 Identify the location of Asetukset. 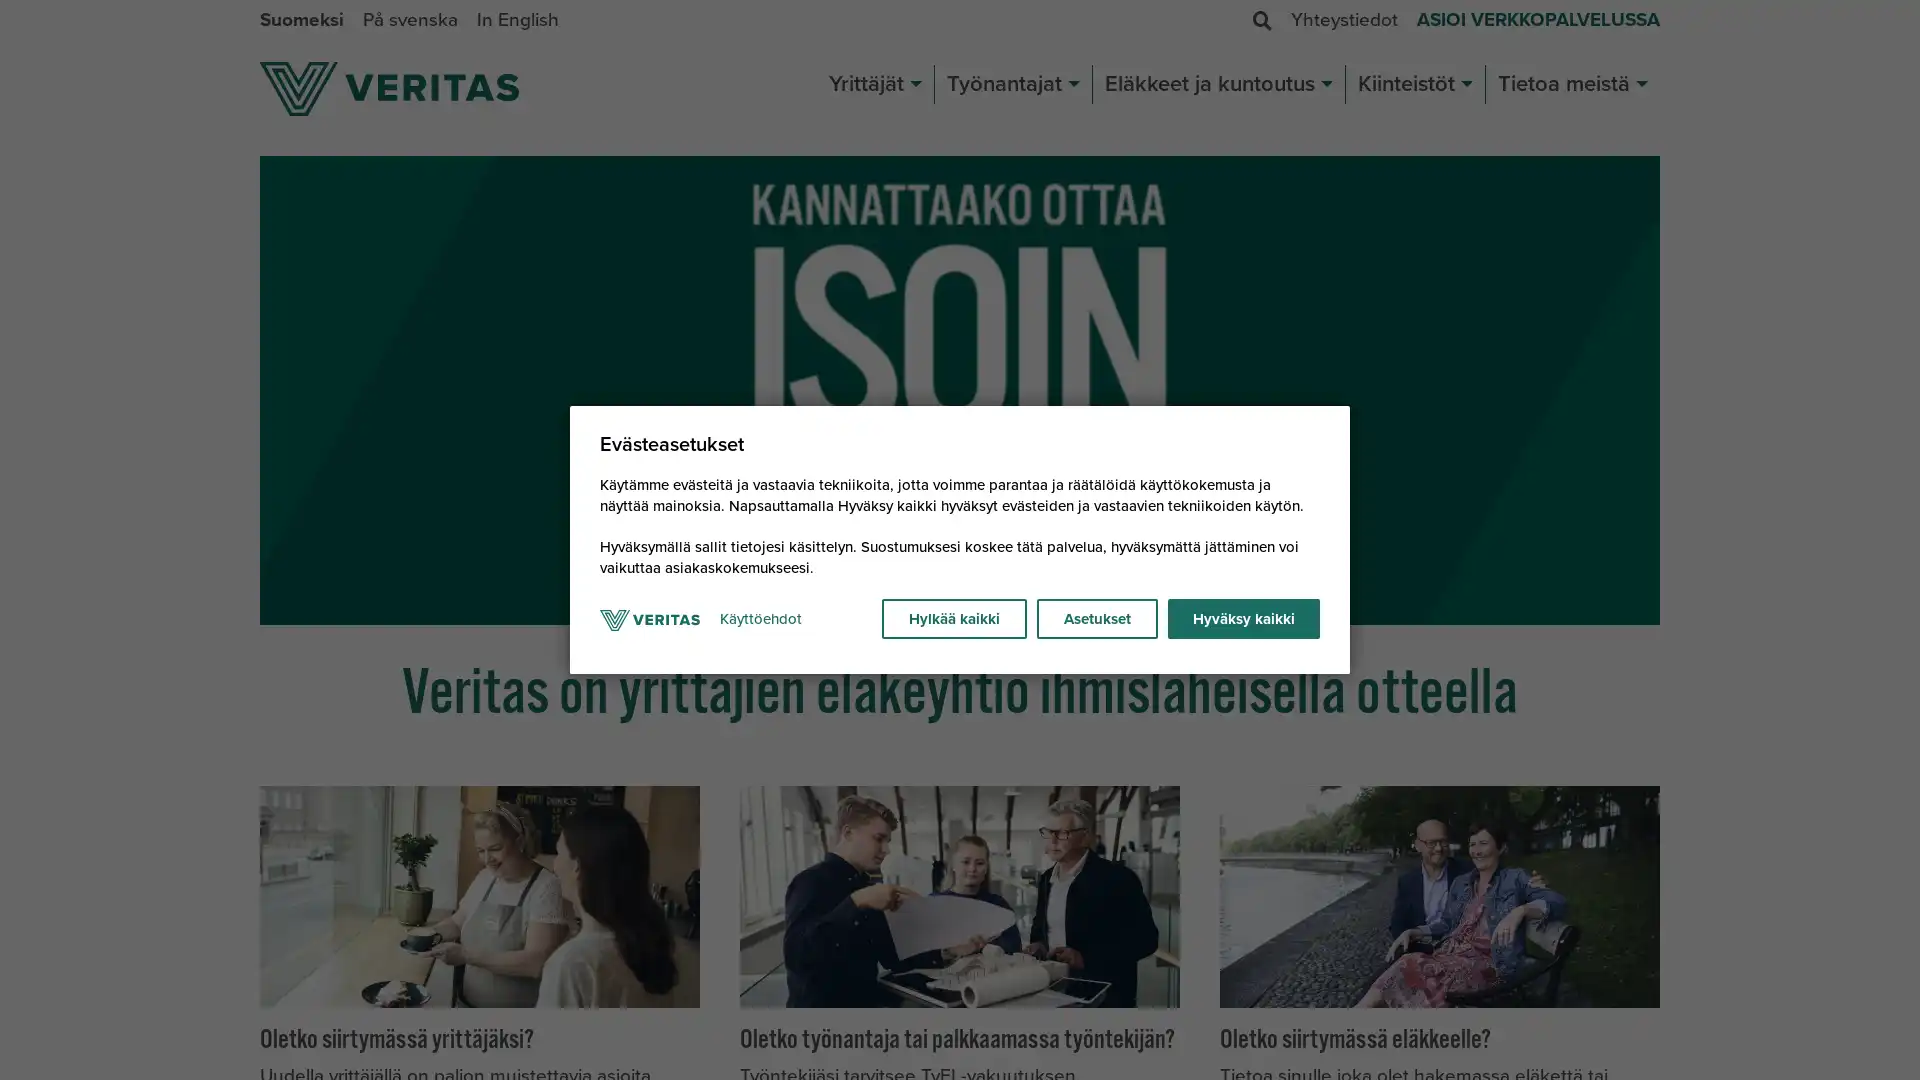
(1096, 617).